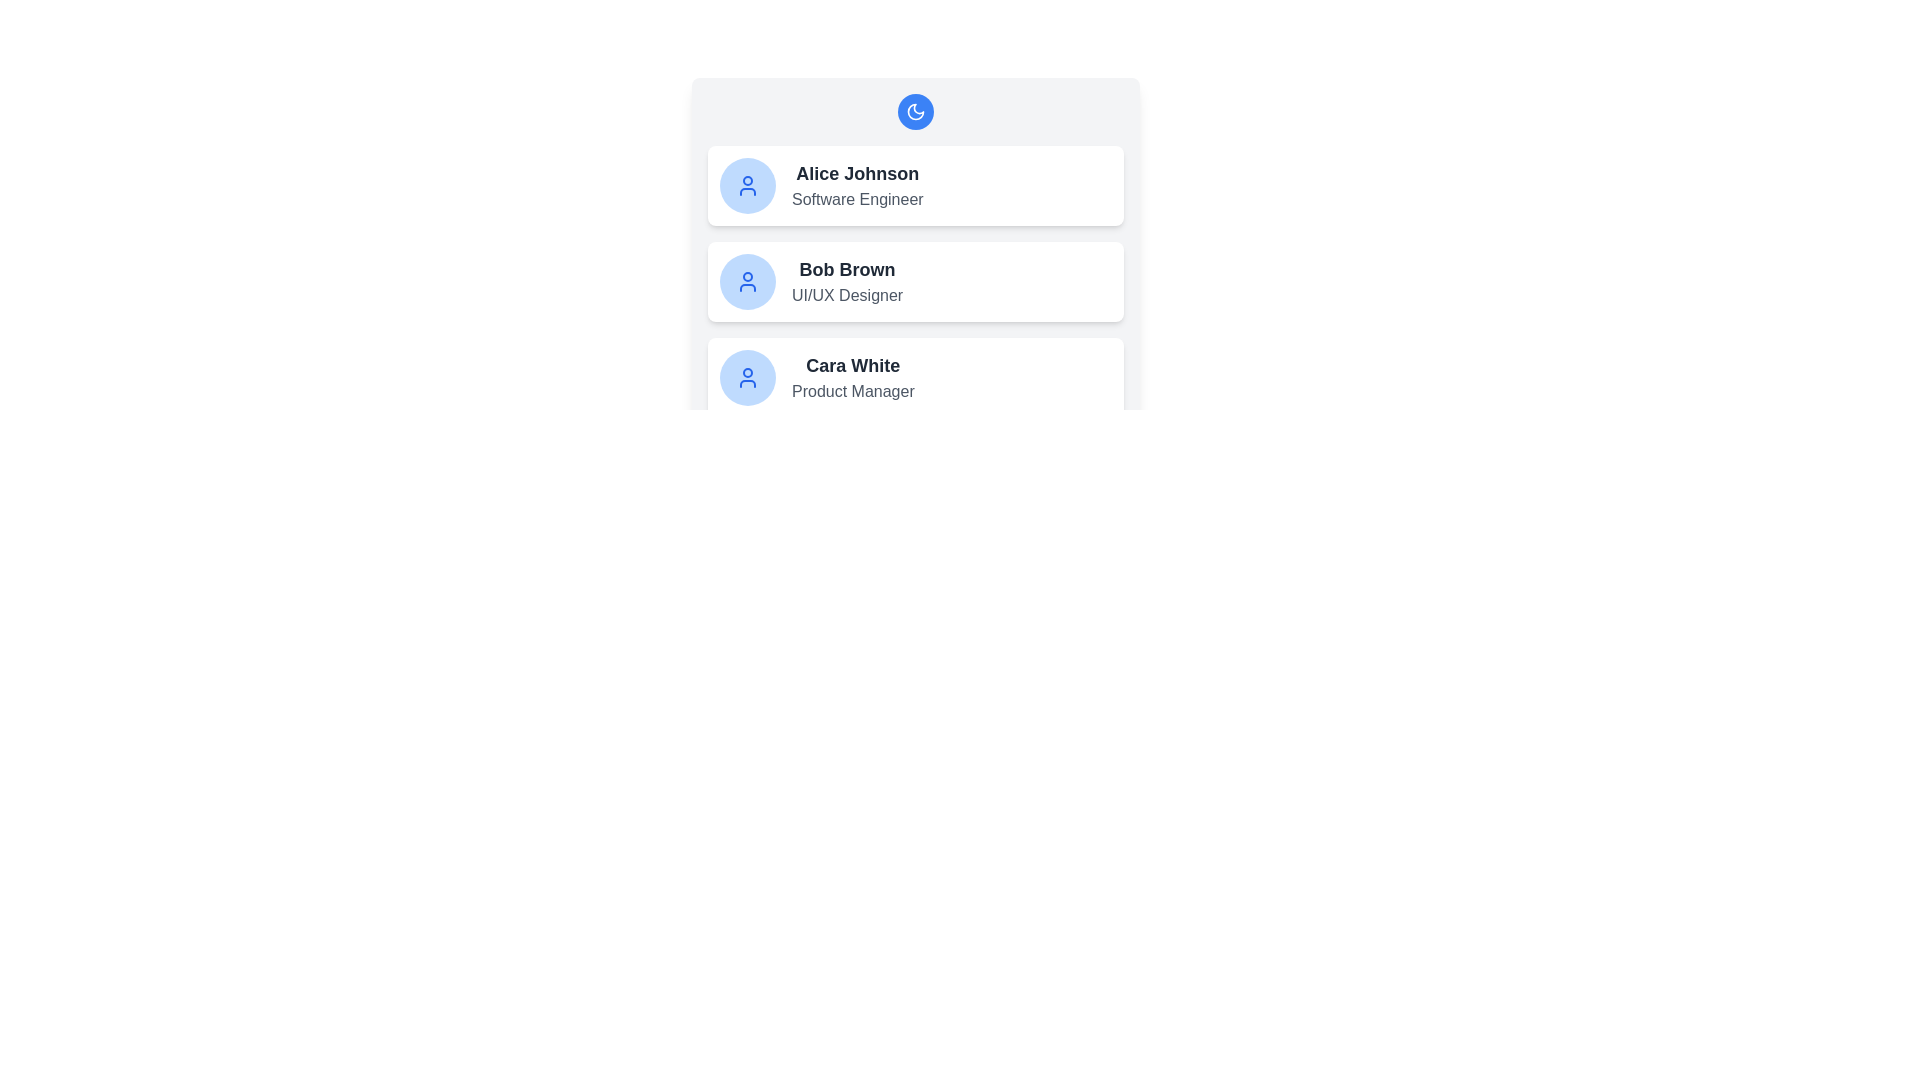 Image resolution: width=1920 pixels, height=1080 pixels. I want to click on the text element displaying the individual's name, which is part of the third row in a vertical list of user details, positioned above the text 'Product Manager', so click(853, 366).